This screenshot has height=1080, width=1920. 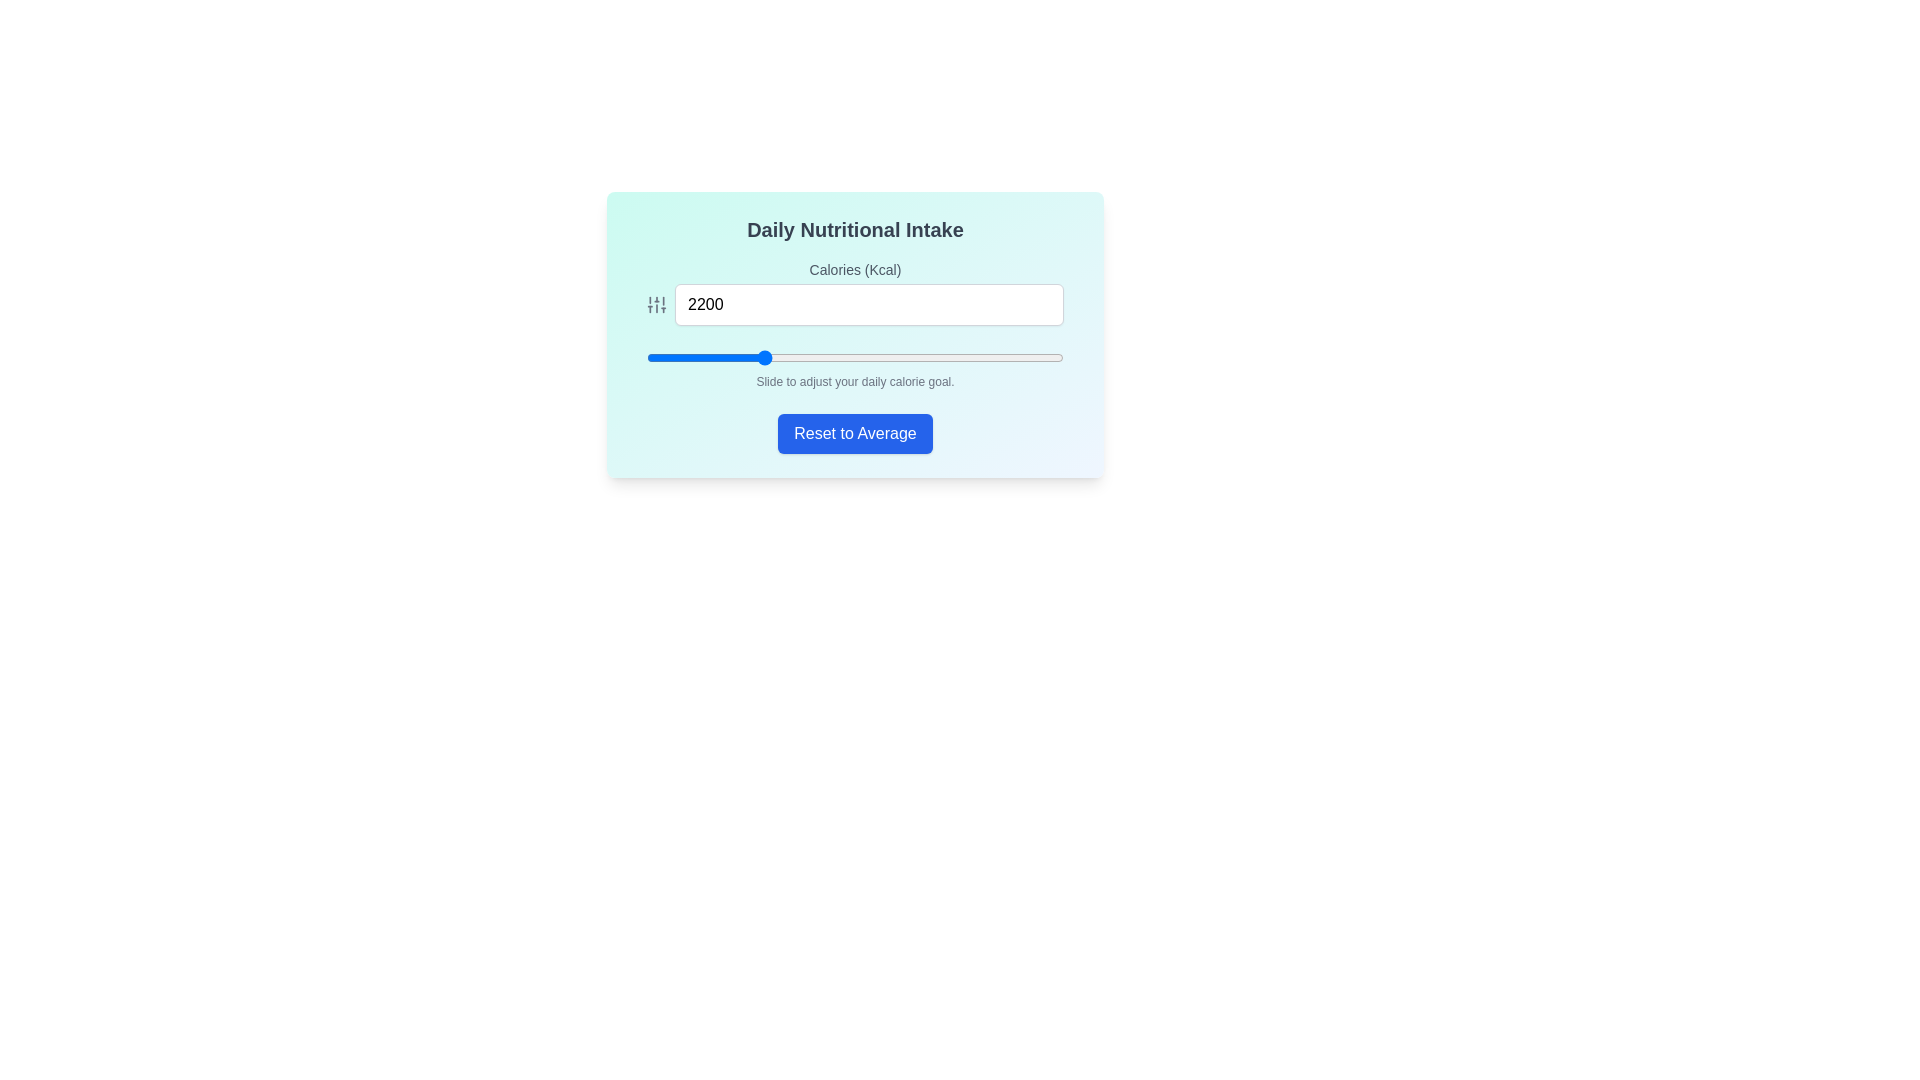 I want to click on the calorie goal, so click(x=732, y=357).